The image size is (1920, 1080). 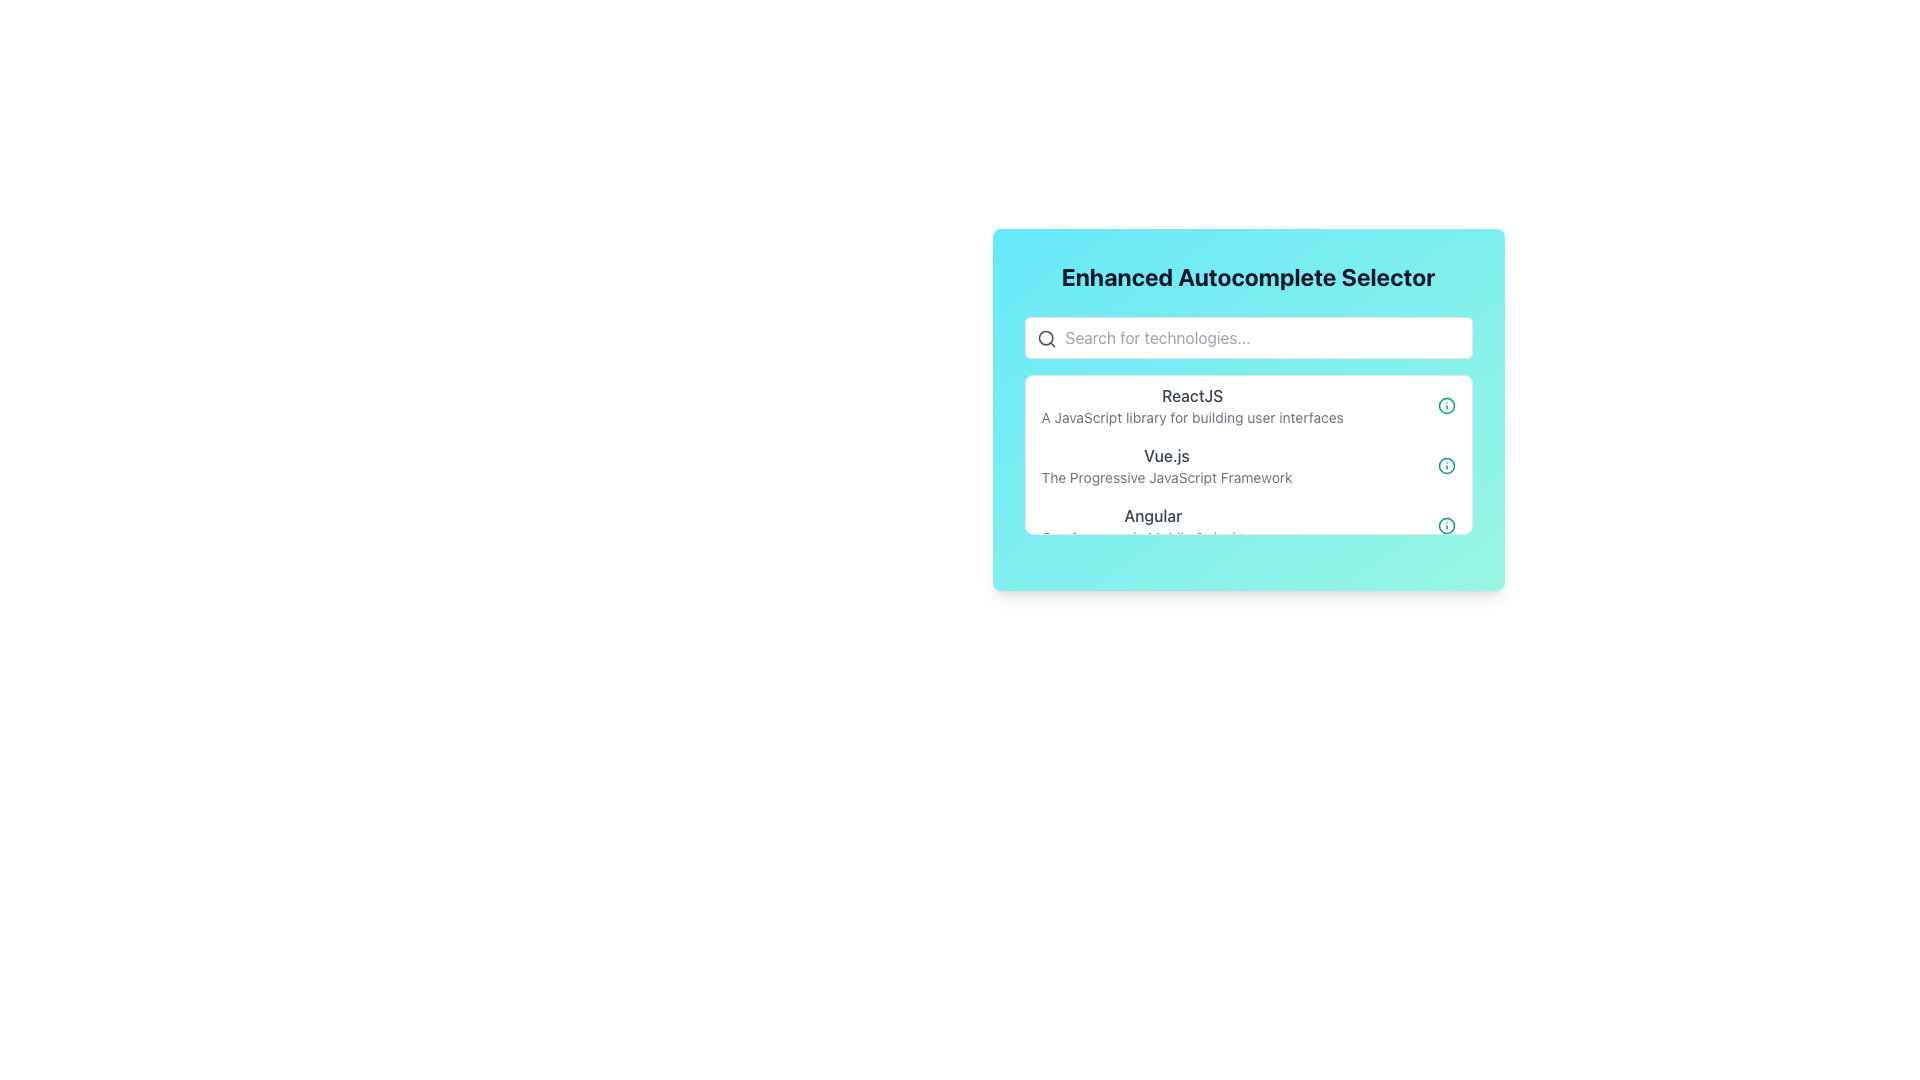 I want to click on the selectable option labeled 'Angular' in the list, which is the third entry below 'ReactJS' and 'Vue.js', so click(x=1153, y=524).